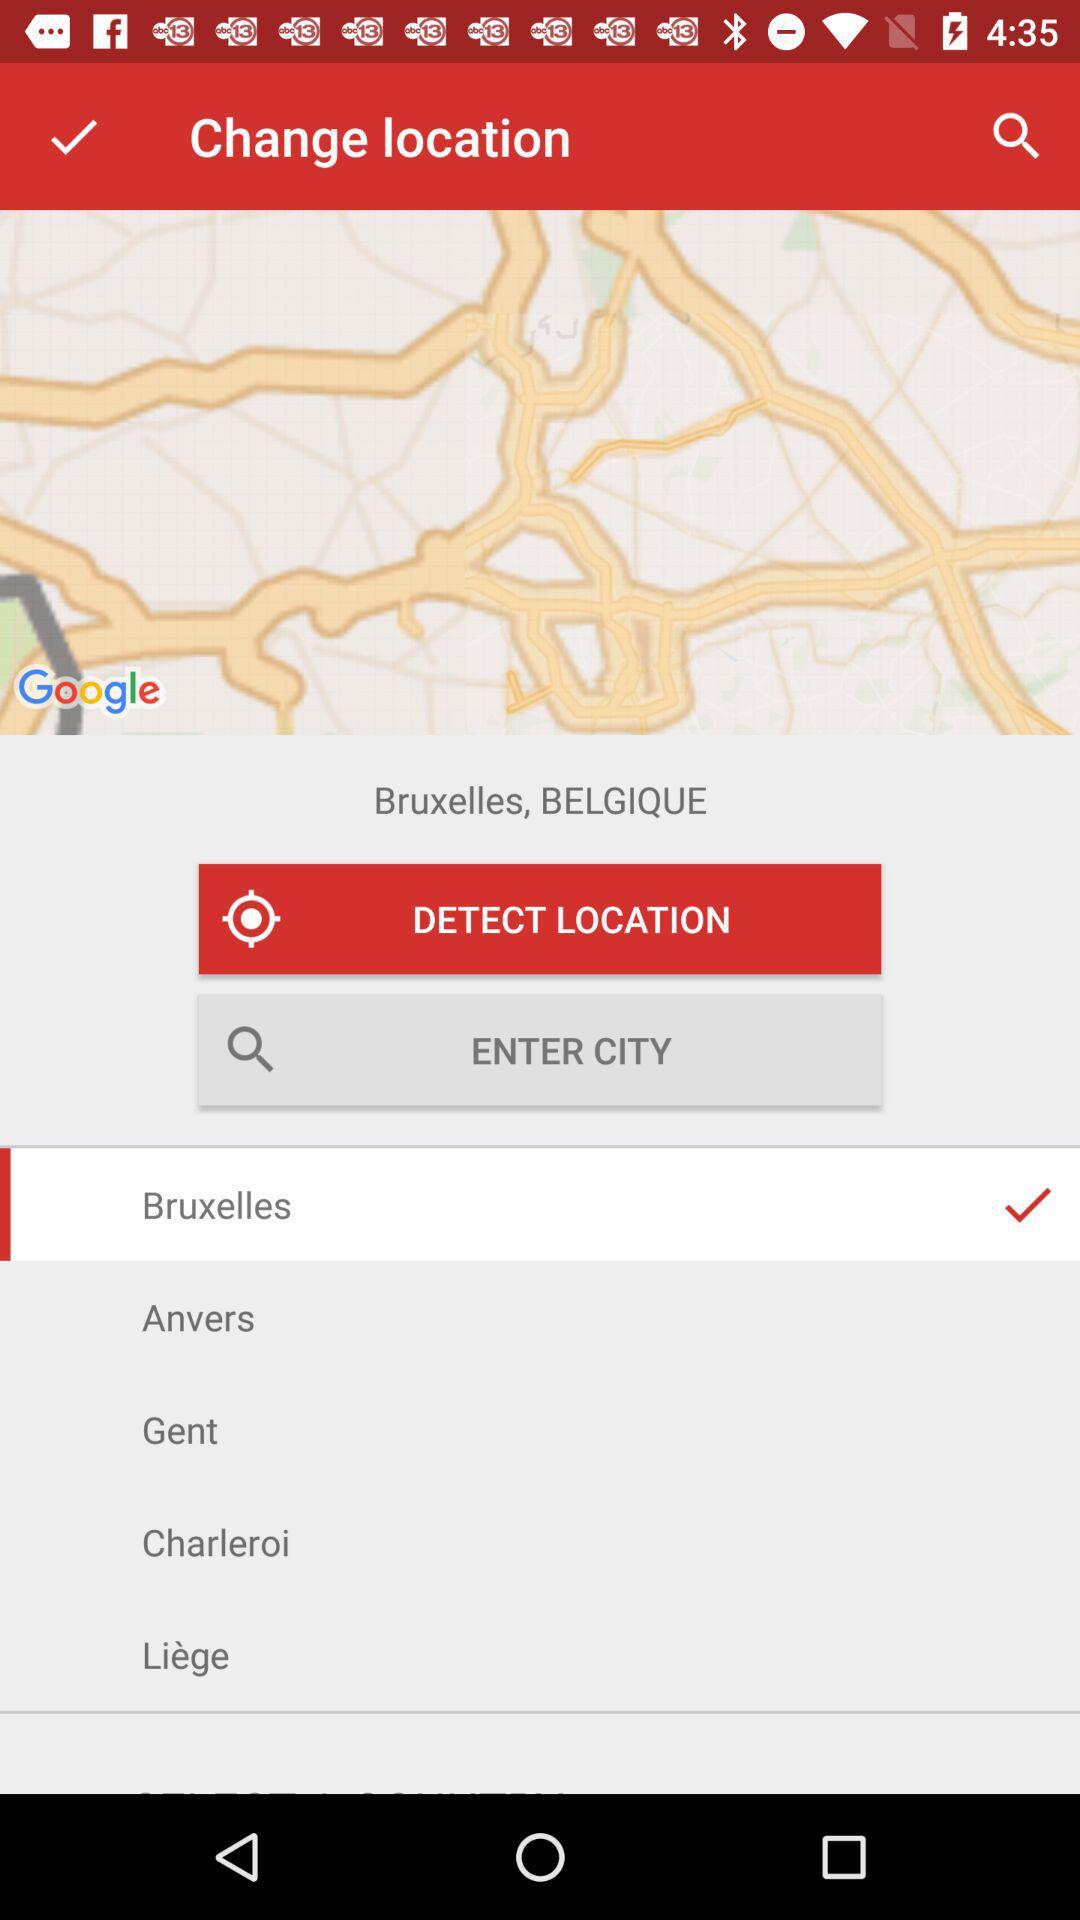  Describe the element at coordinates (1017, 136) in the screenshot. I see `magnifier icon` at that location.